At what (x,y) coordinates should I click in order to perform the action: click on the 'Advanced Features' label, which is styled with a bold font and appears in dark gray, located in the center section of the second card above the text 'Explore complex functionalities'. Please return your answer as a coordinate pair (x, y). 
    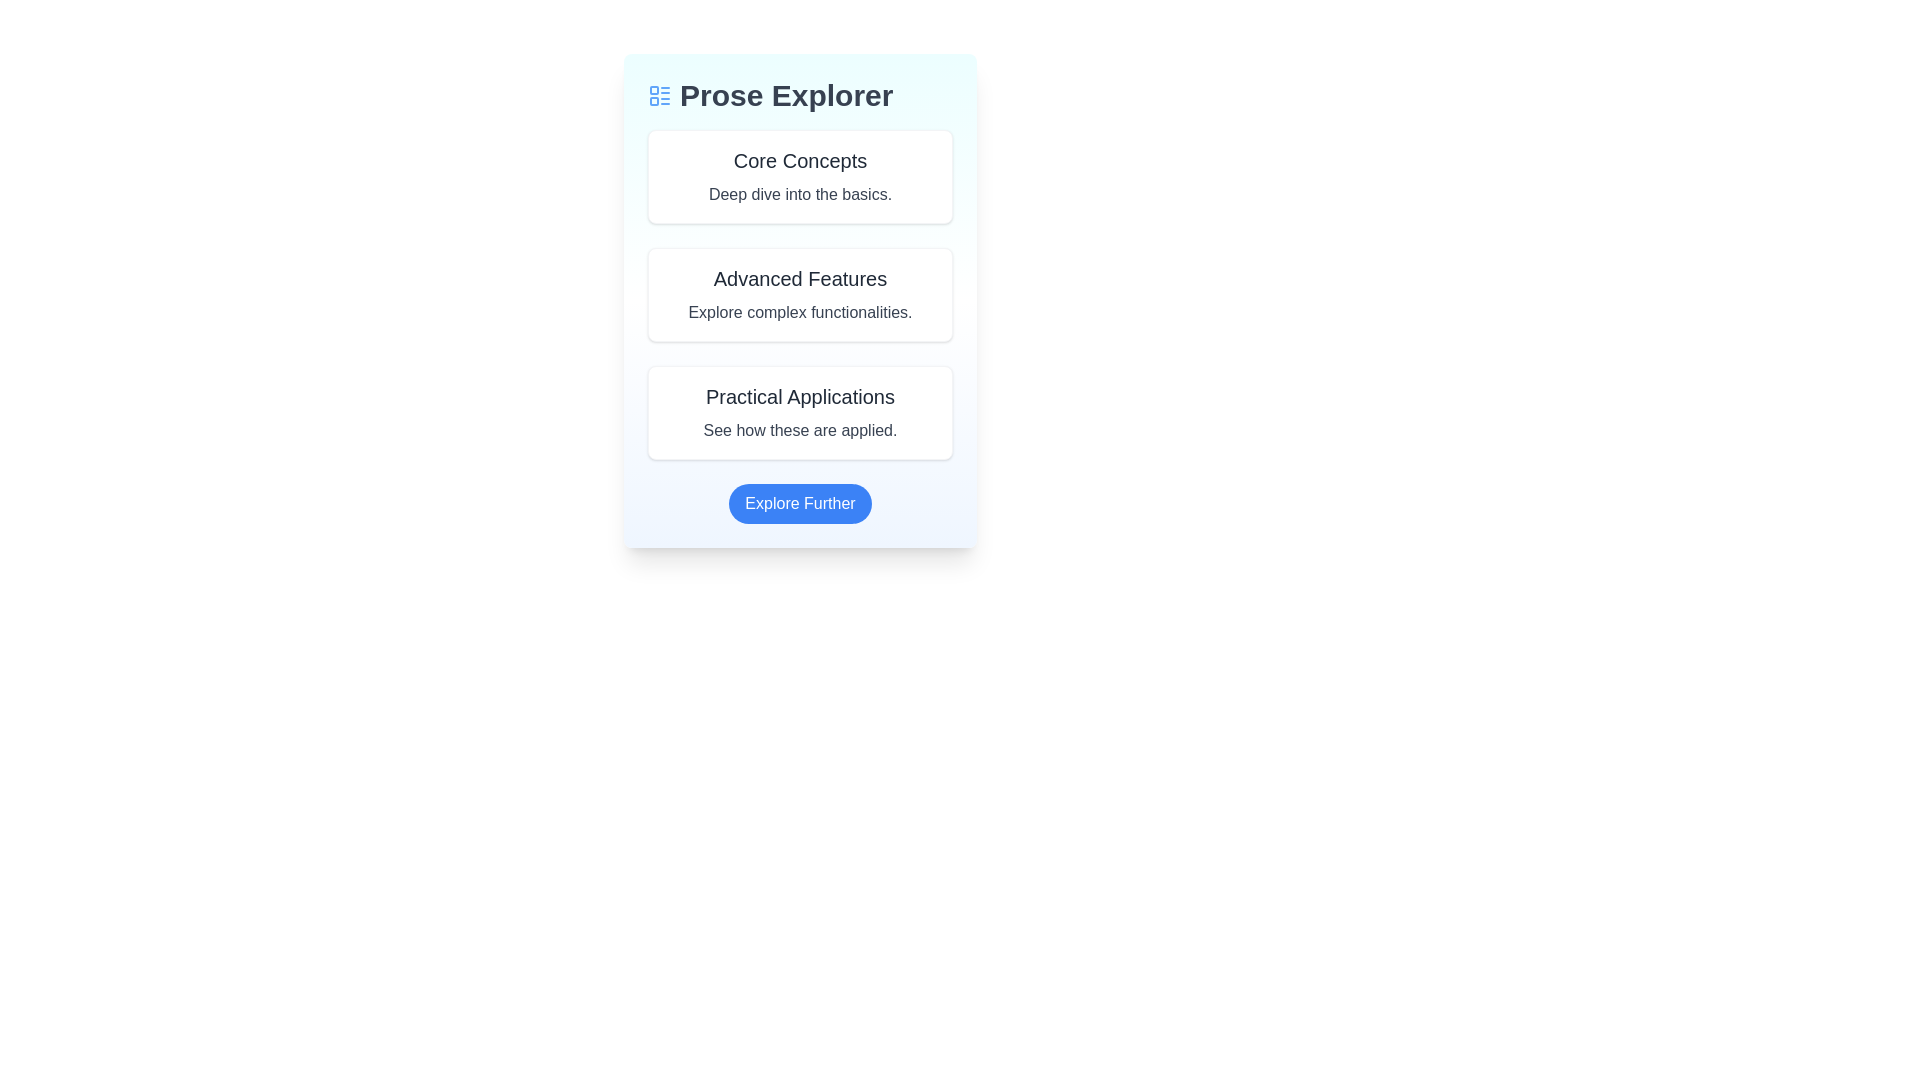
    Looking at the image, I should click on (800, 278).